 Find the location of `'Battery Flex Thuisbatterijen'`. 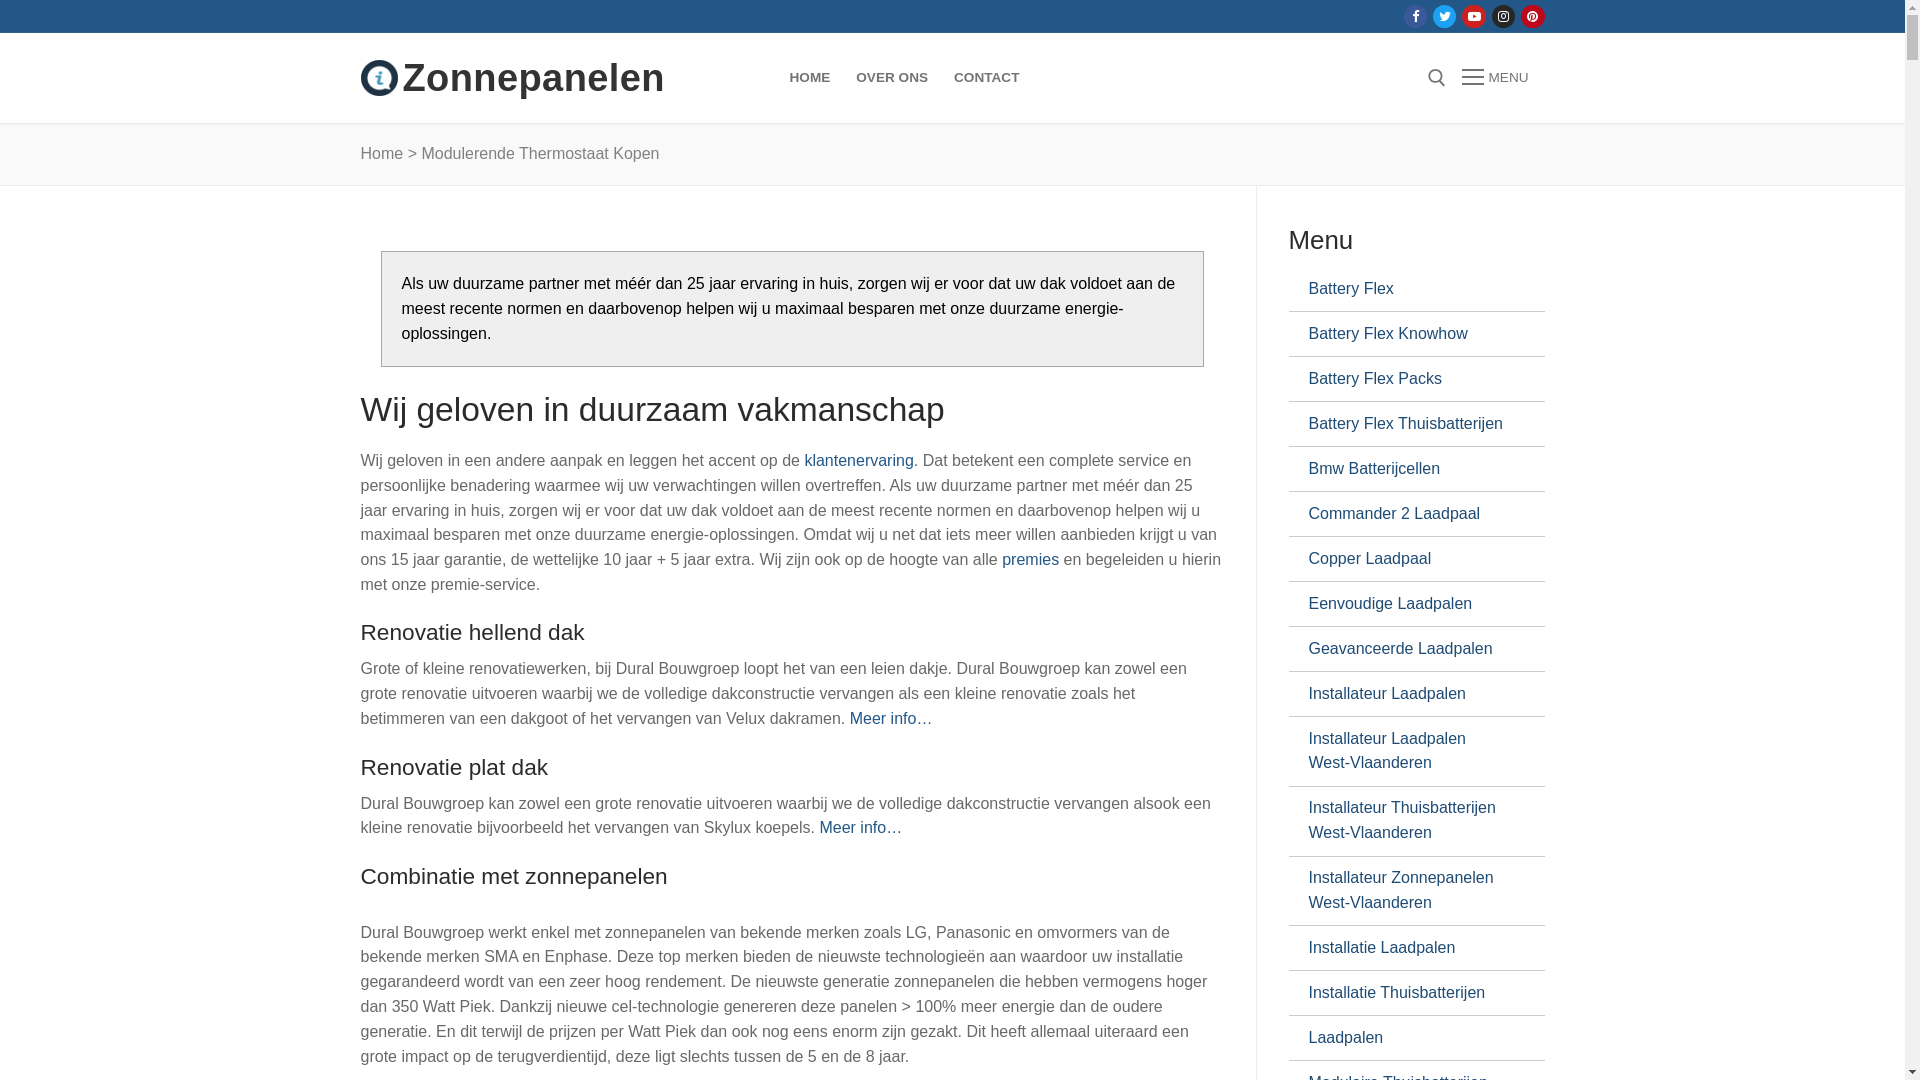

'Battery Flex Thuisbatterijen' is located at coordinates (1406, 423).